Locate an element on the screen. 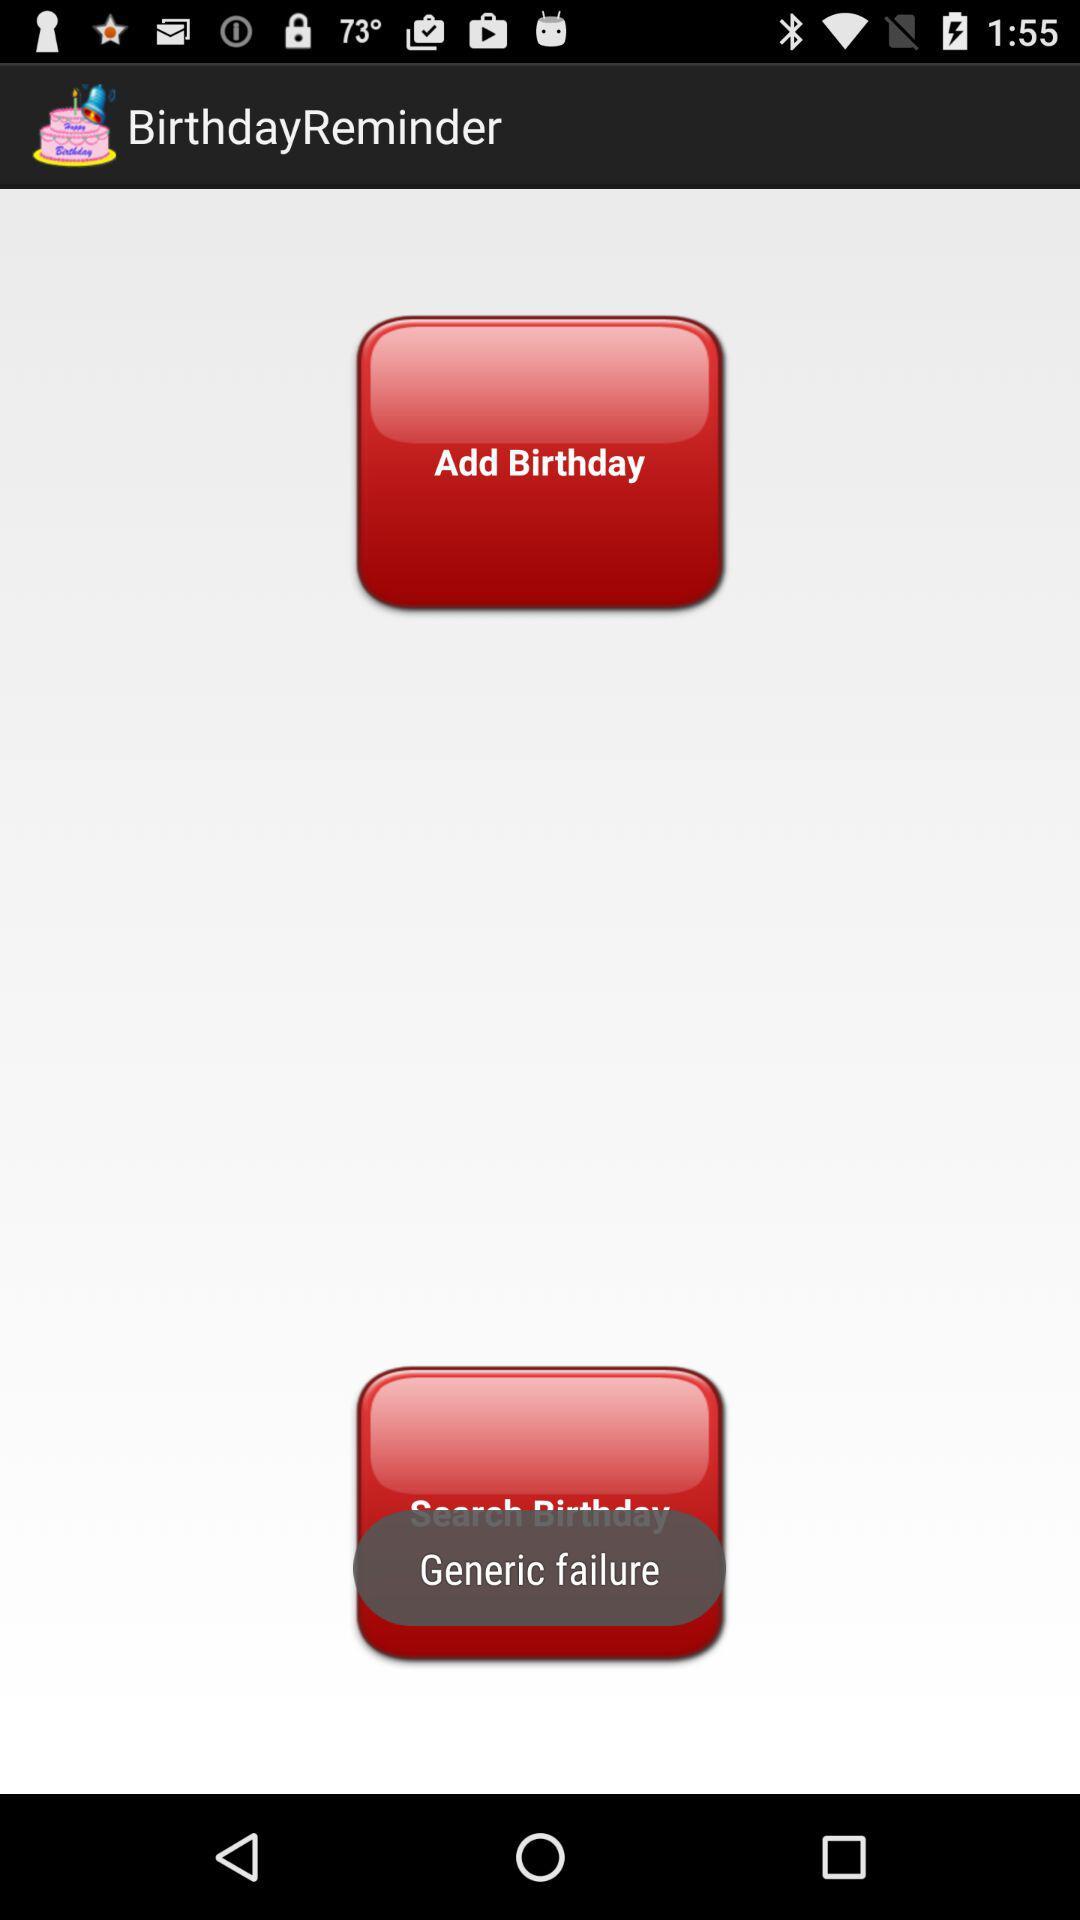 The width and height of the screenshot is (1080, 1920). add birthday button is located at coordinates (538, 460).